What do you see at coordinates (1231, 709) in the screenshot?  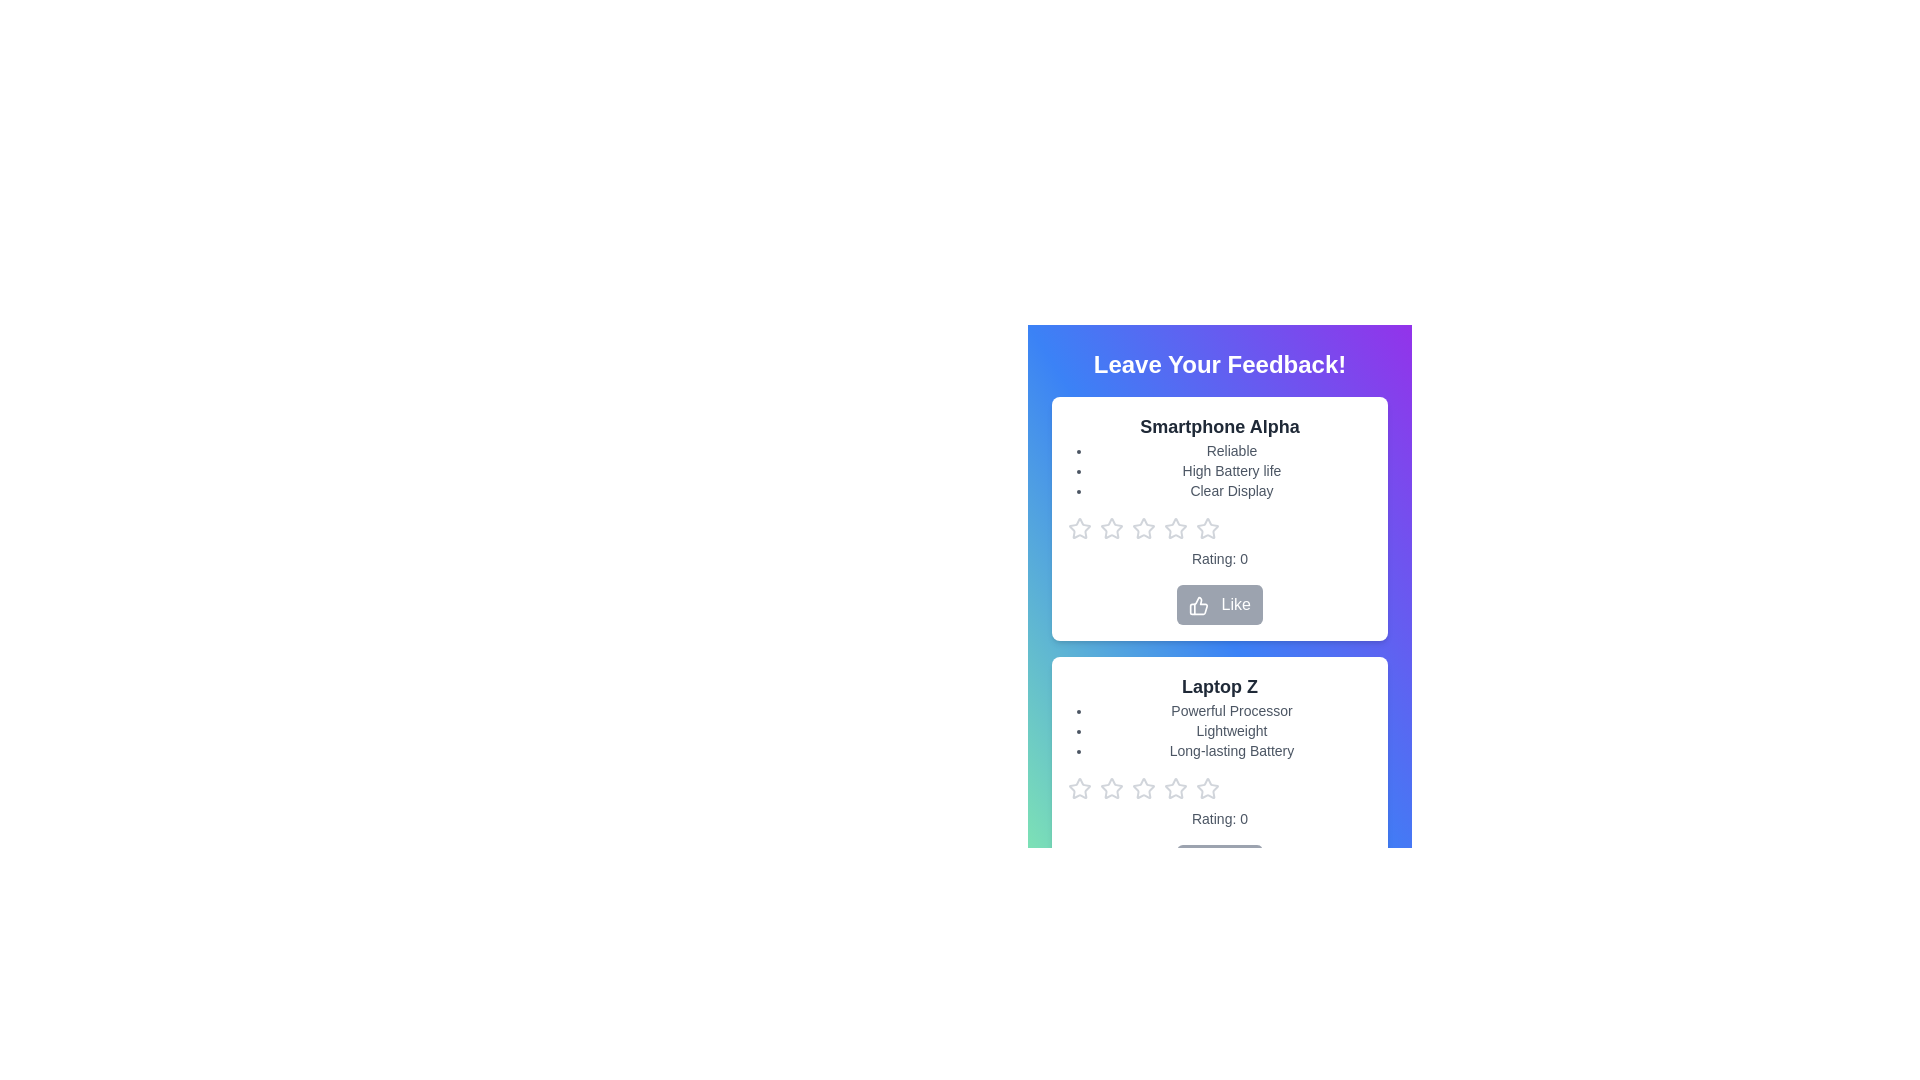 I see `the static text label that describes the product 'Laptop Z', located directly below its section title in the bulleted list` at bounding box center [1231, 709].